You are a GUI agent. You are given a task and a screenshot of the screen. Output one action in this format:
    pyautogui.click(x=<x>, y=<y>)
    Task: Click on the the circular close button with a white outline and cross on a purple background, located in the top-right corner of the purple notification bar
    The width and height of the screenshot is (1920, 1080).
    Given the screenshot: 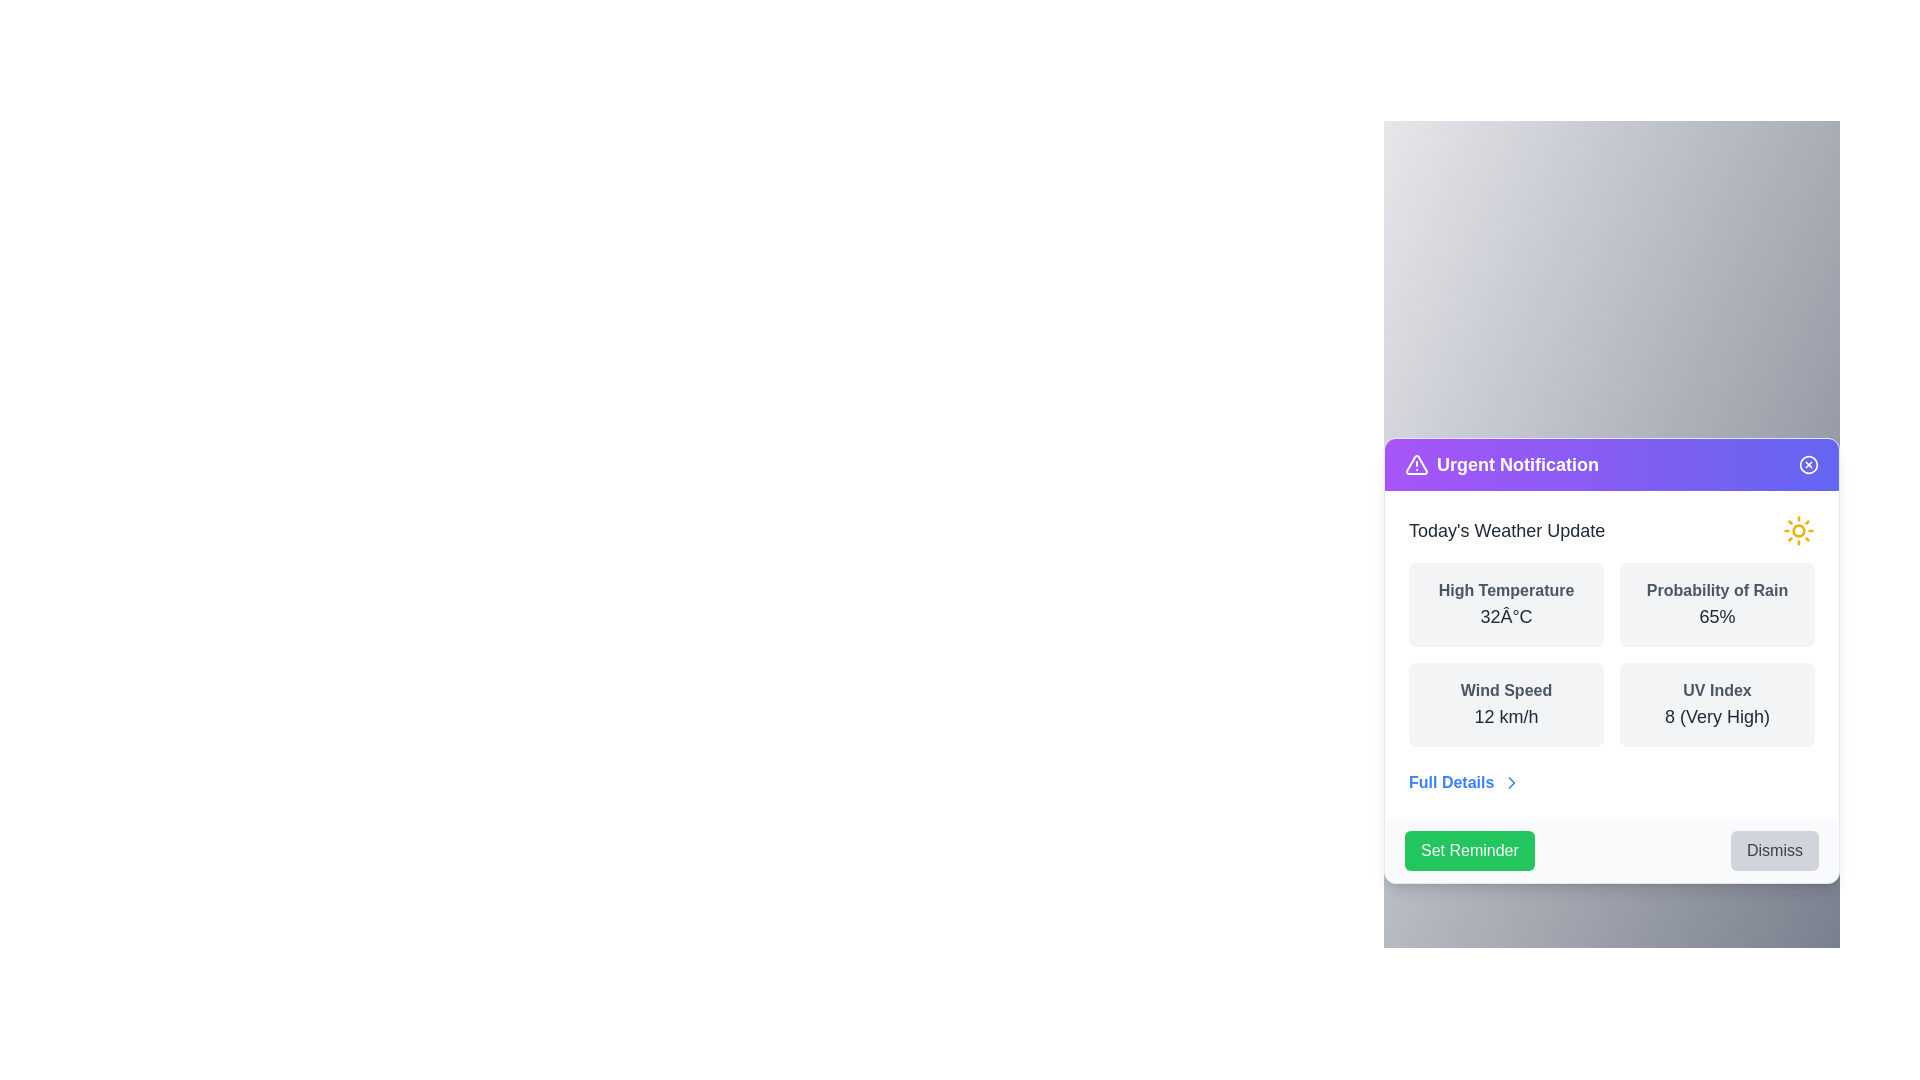 What is the action you would take?
    pyautogui.click(x=1809, y=465)
    